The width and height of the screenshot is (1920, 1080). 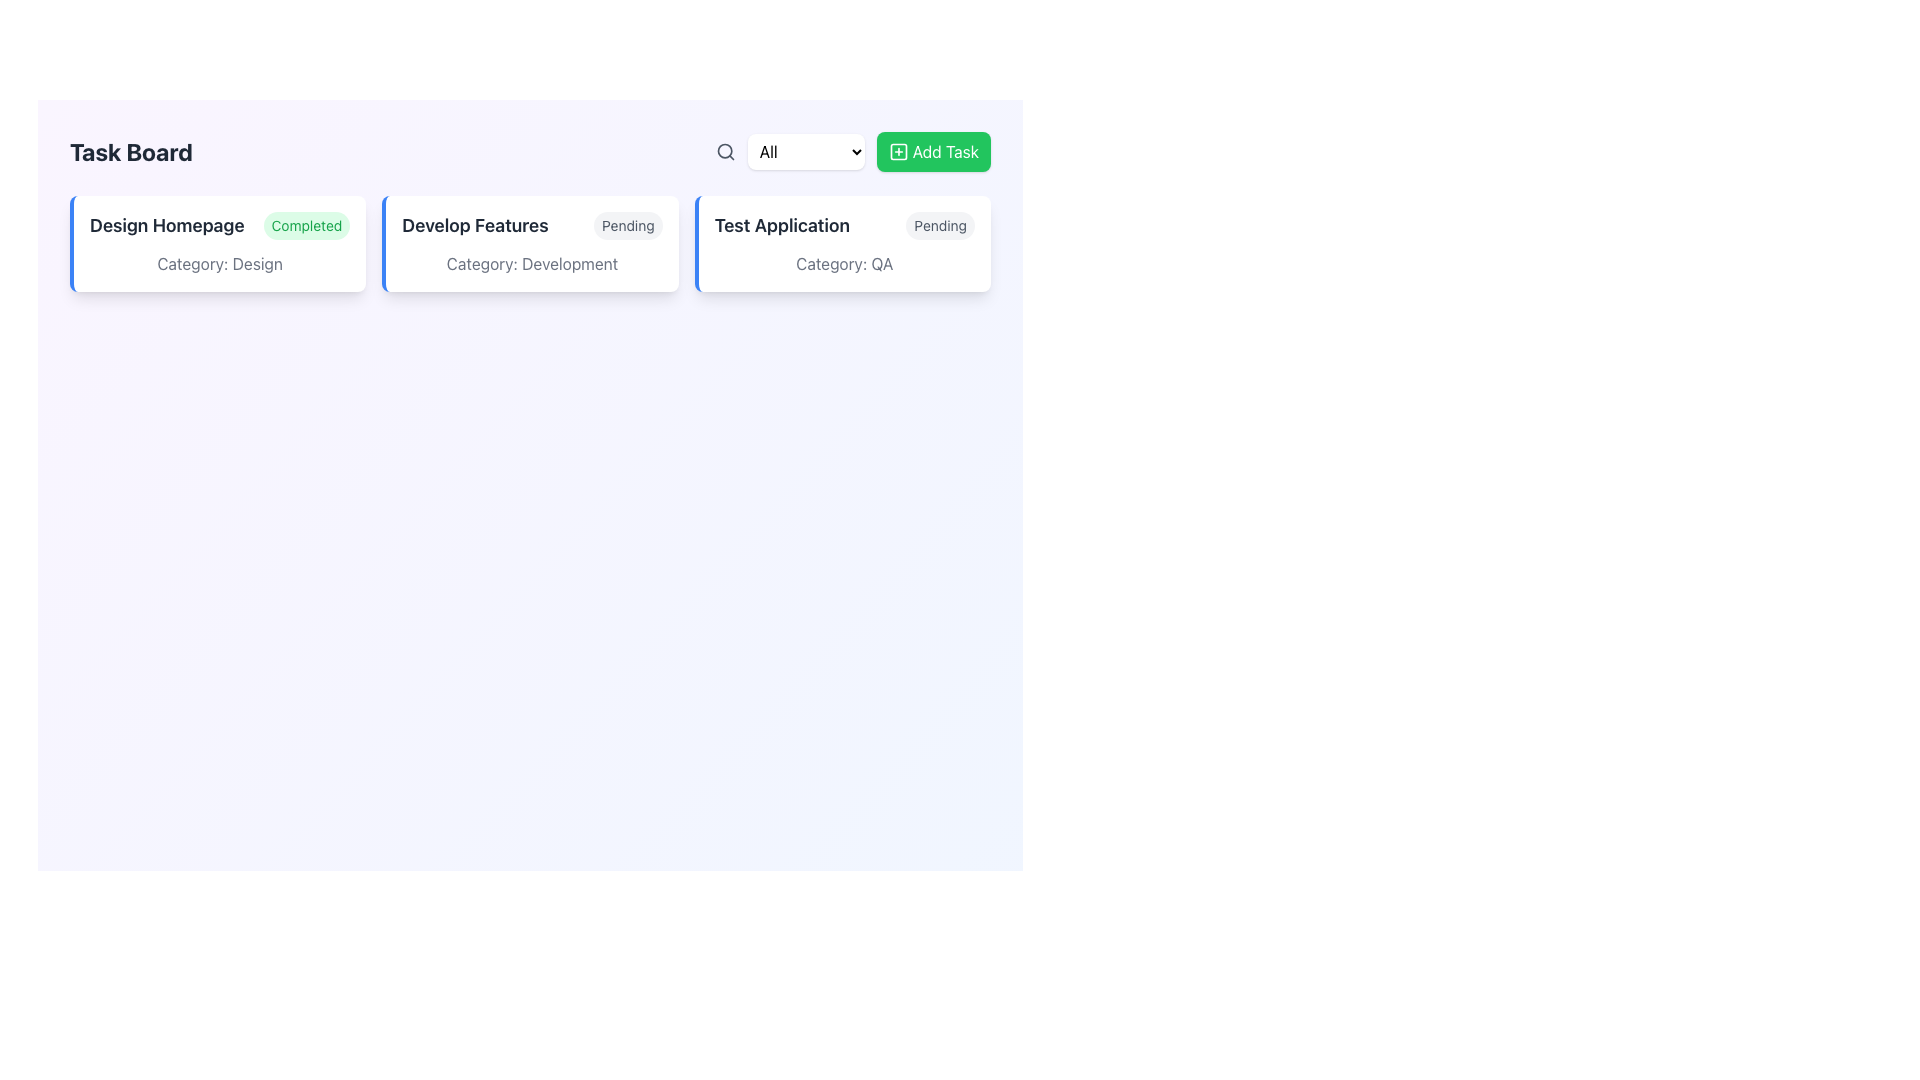 I want to click on the small rounded rectangle icon located centrally within the 'Add Task' green button, which has a light gray border, so click(x=897, y=150).